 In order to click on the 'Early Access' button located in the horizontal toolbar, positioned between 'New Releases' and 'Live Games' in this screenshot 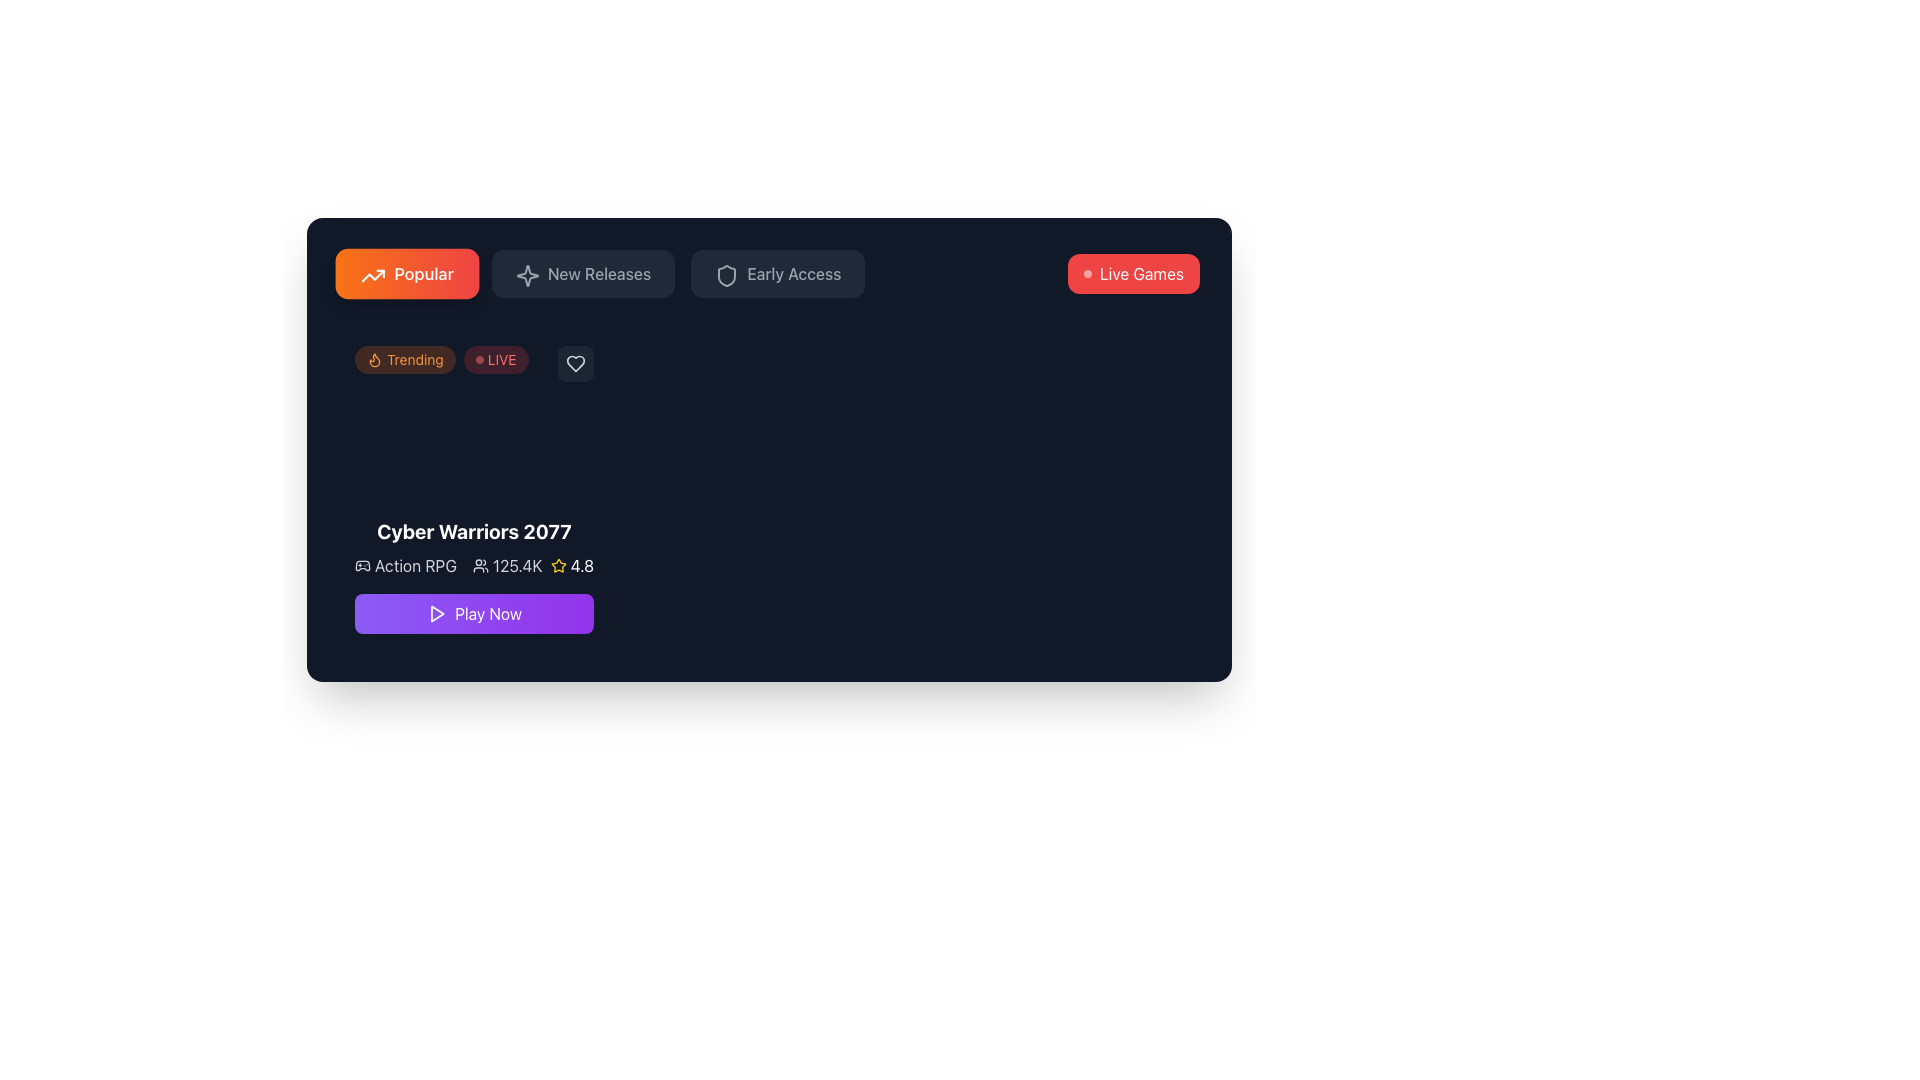, I will do `click(793, 273)`.